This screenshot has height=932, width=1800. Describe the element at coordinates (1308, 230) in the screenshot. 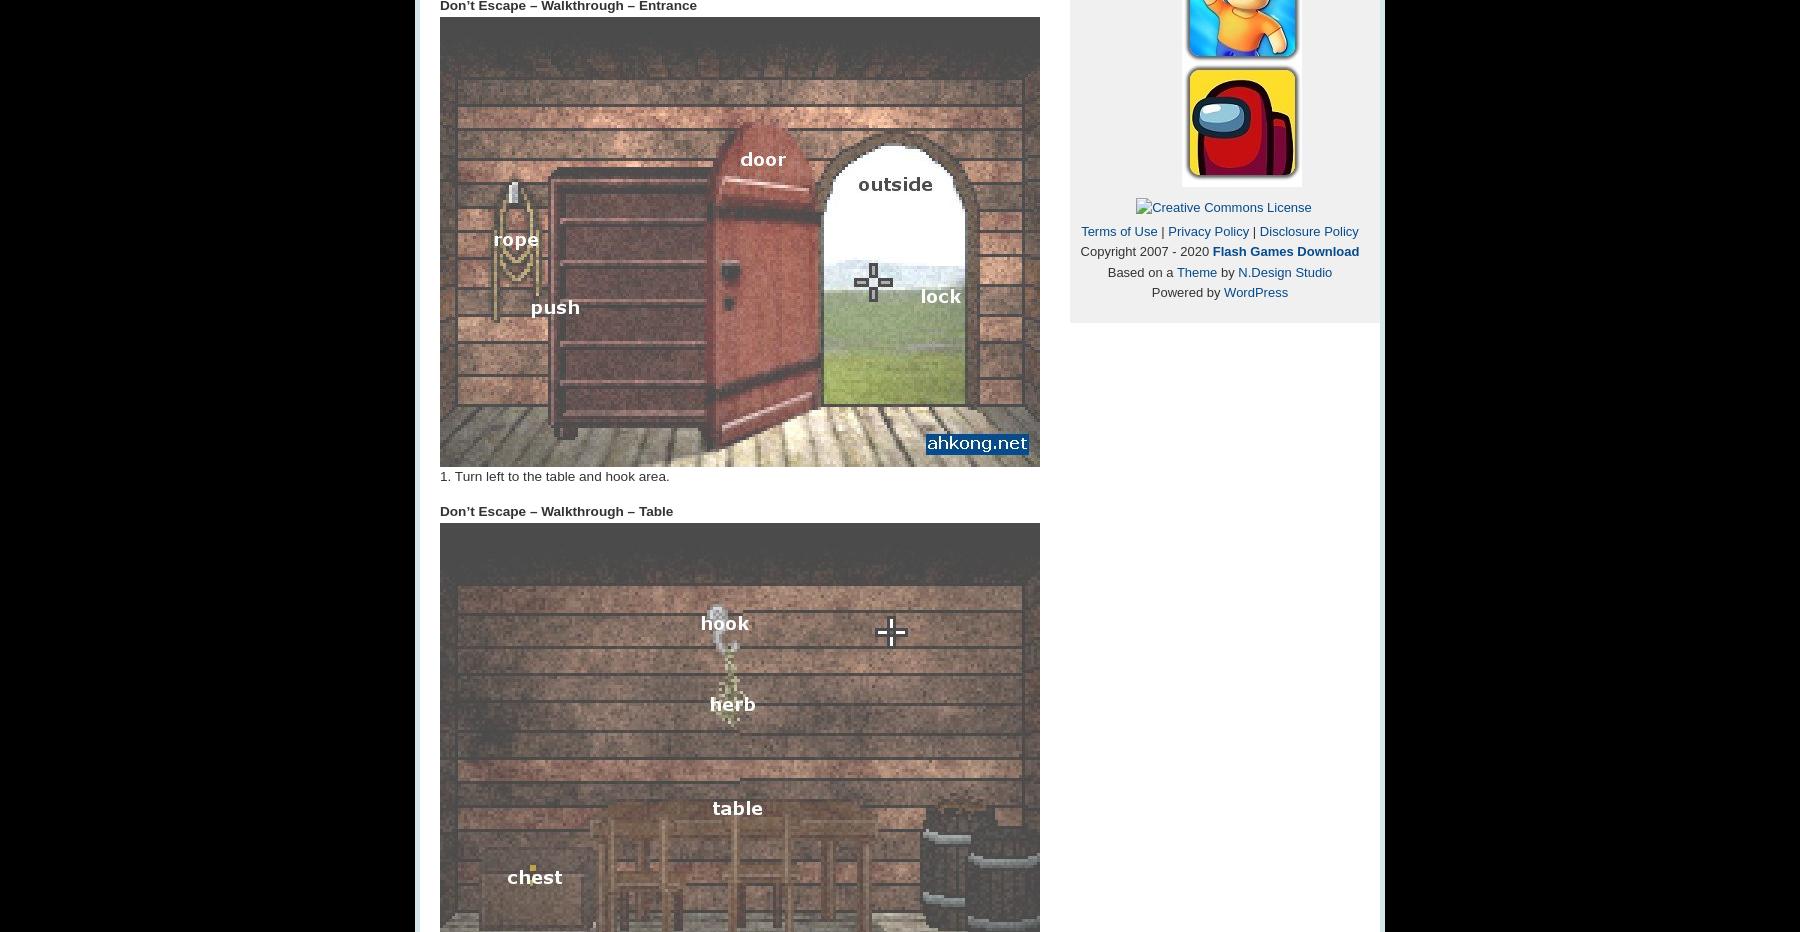

I see `'Disclosure Policy'` at that location.